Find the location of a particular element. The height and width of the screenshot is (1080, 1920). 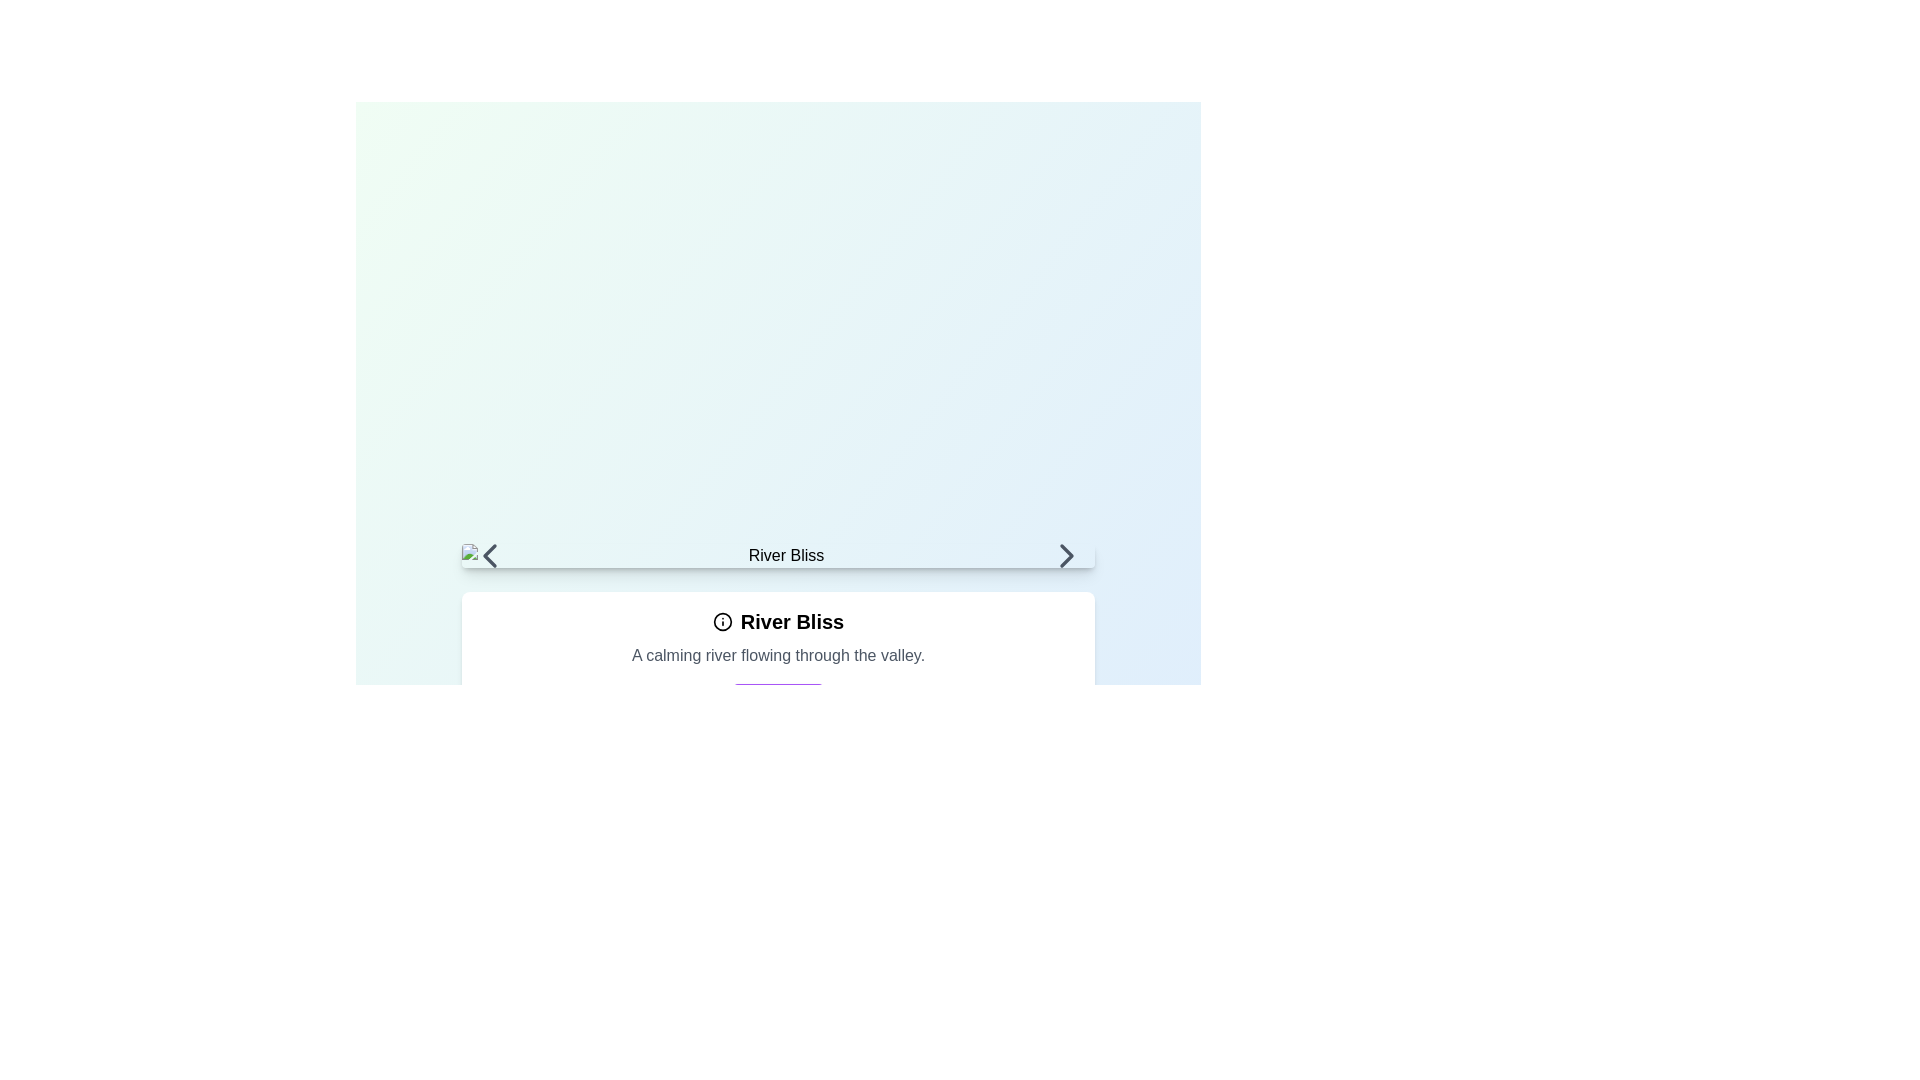

the TextBlock that reads 'A calming river flowing through the valley.' which is located below the heading 'River Bliss' and above the 'Like' button is located at coordinates (777, 655).